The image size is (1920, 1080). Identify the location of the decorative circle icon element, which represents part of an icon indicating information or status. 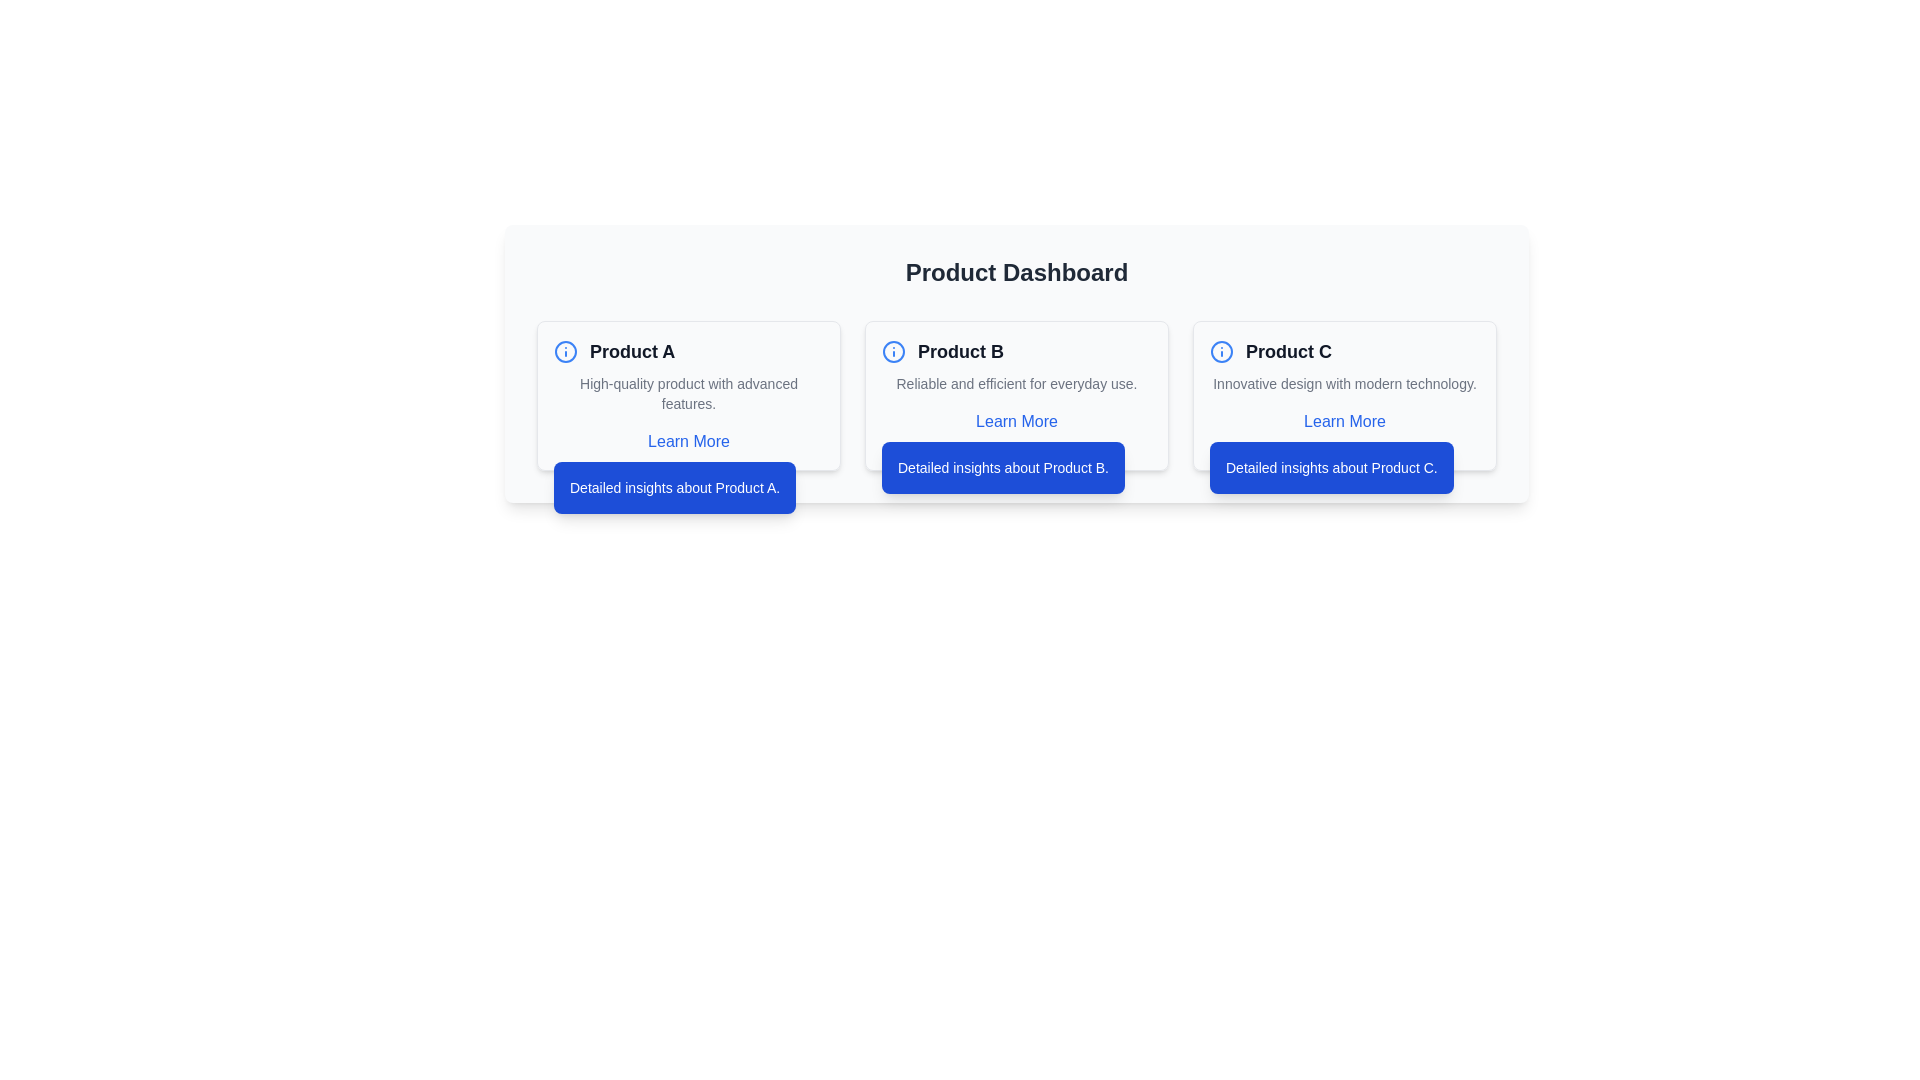
(1221, 350).